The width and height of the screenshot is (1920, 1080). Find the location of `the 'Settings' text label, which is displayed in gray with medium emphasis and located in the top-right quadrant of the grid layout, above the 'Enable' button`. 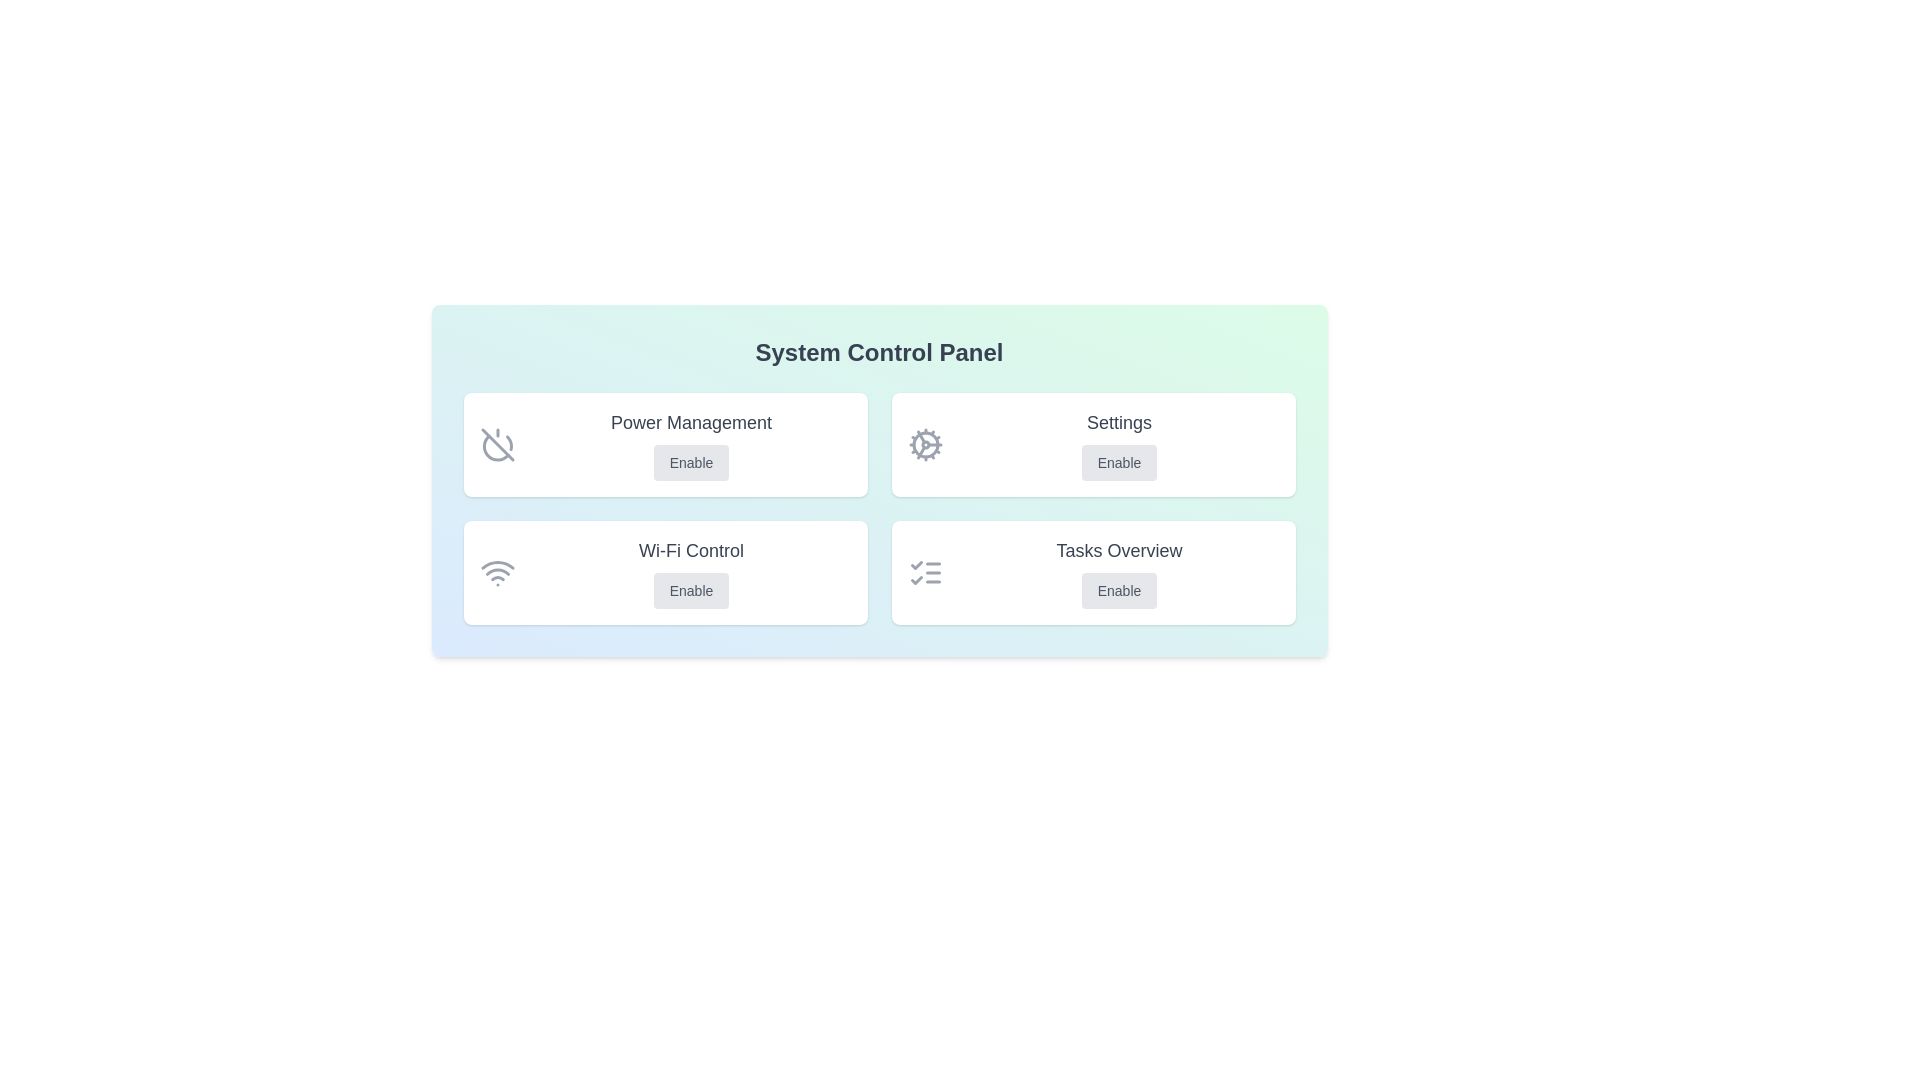

the 'Settings' text label, which is displayed in gray with medium emphasis and located in the top-right quadrant of the grid layout, above the 'Enable' button is located at coordinates (1118, 422).